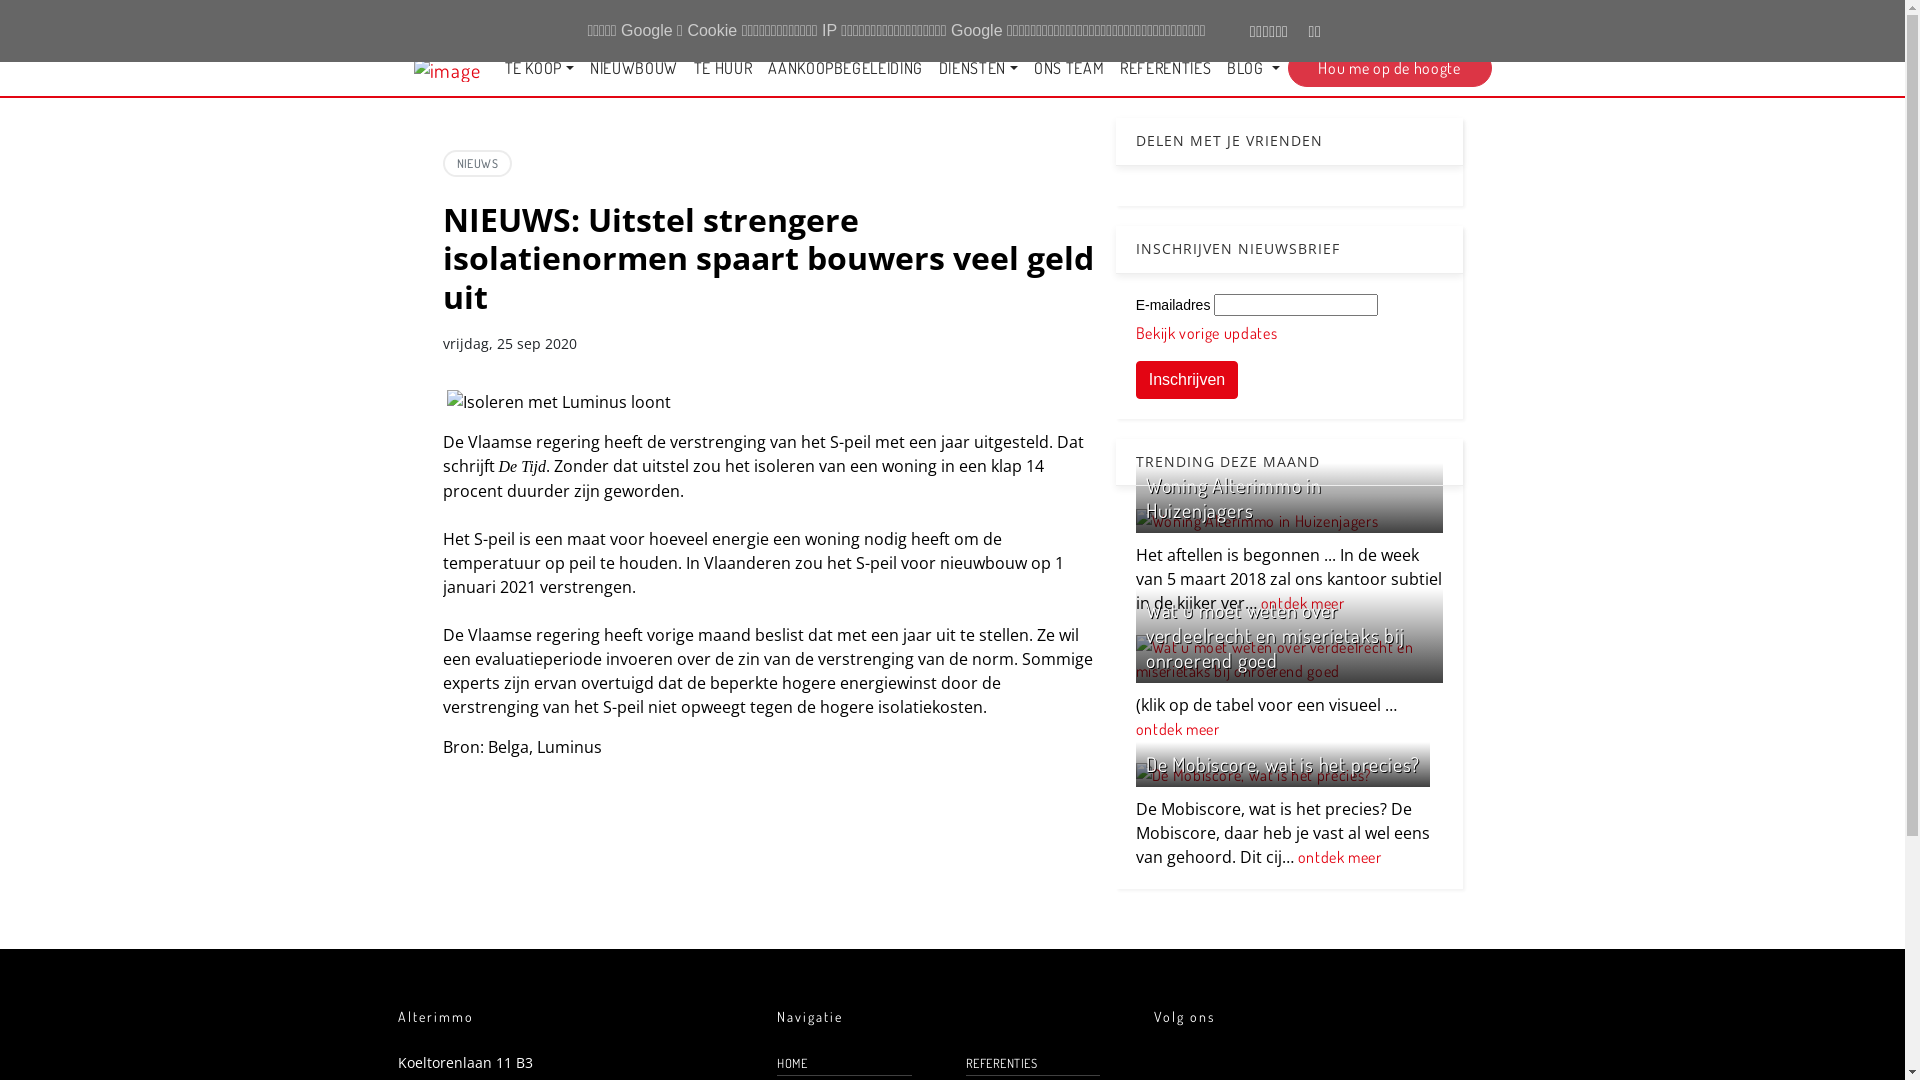  What do you see at coordinates (1068, 67) in the screenshot?
I see `'ONS TEAM'` at bounding box center [1068, 67].